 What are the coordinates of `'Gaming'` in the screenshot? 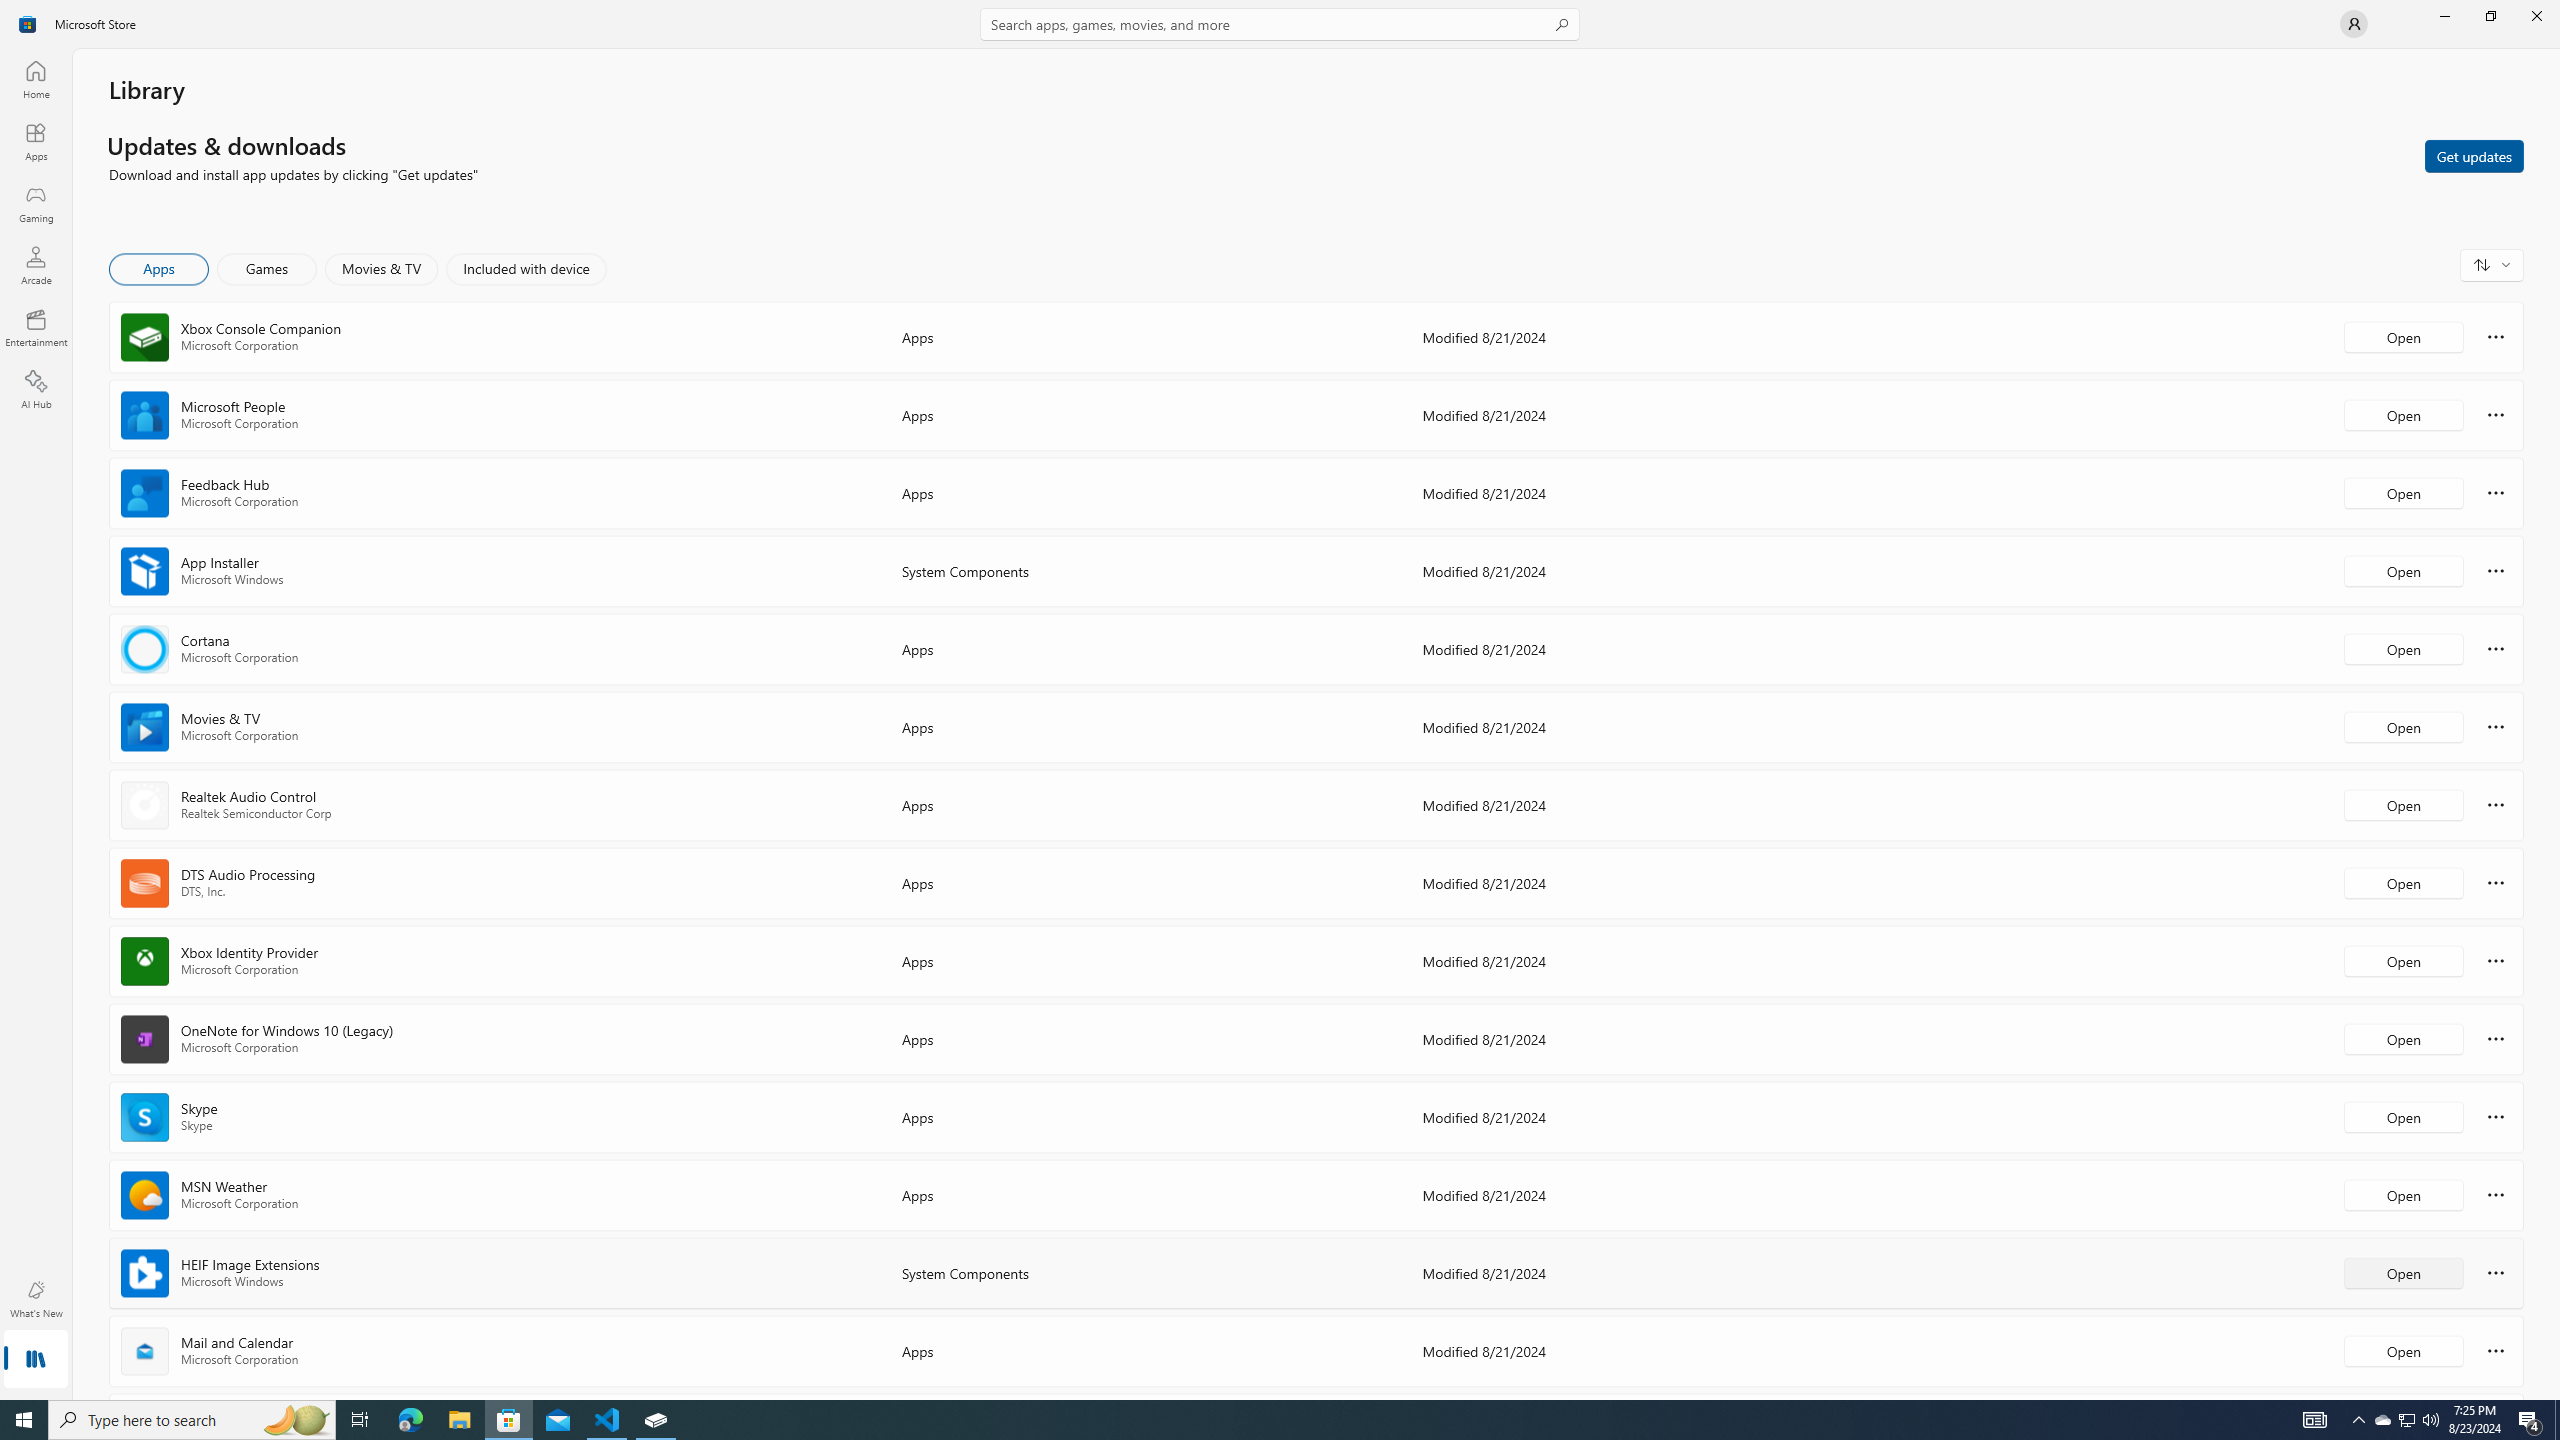 It's located at (34, 202).